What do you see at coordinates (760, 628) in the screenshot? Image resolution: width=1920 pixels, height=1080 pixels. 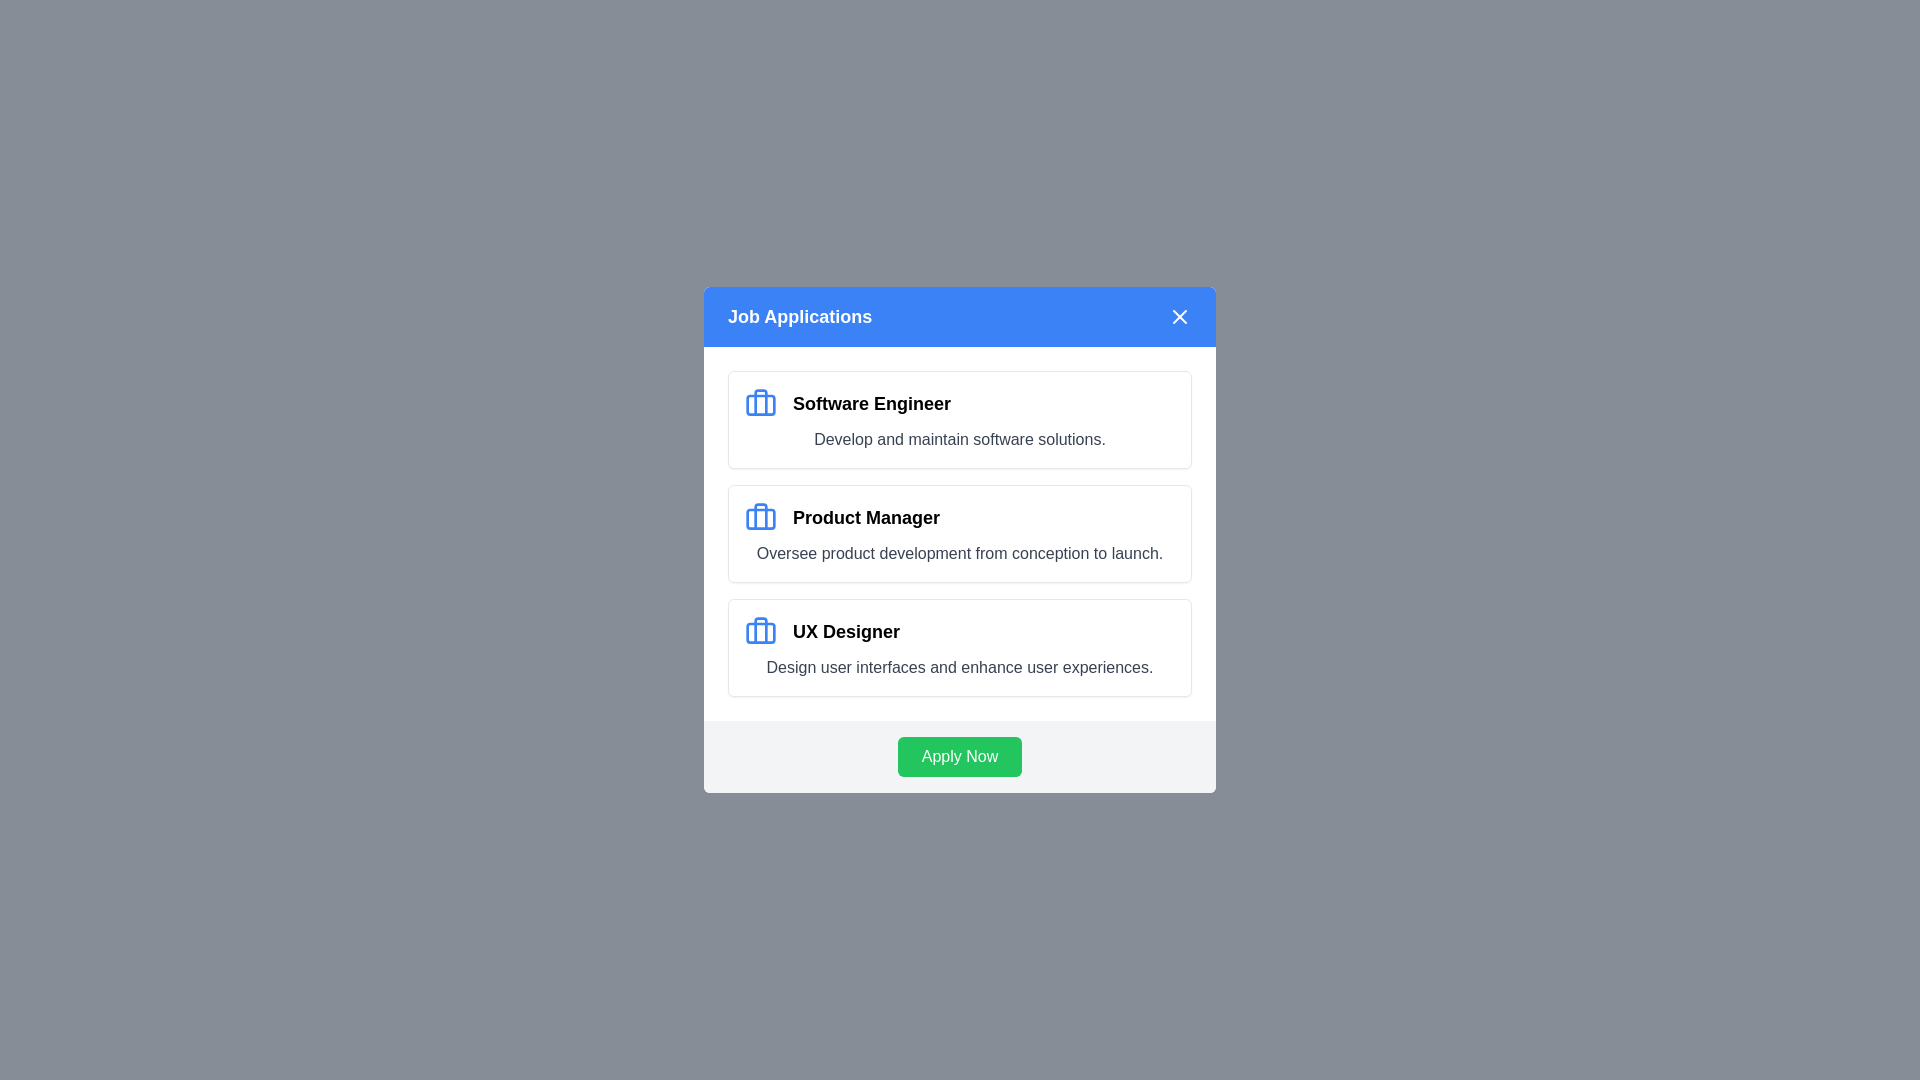 I see `the central vertical section of the briefcase icon, which is a decorative part reinforcing the theme of professional roles, located to the left of the 'Product Manager' text in the Job Applications modal` at bounding box center [760, 628].